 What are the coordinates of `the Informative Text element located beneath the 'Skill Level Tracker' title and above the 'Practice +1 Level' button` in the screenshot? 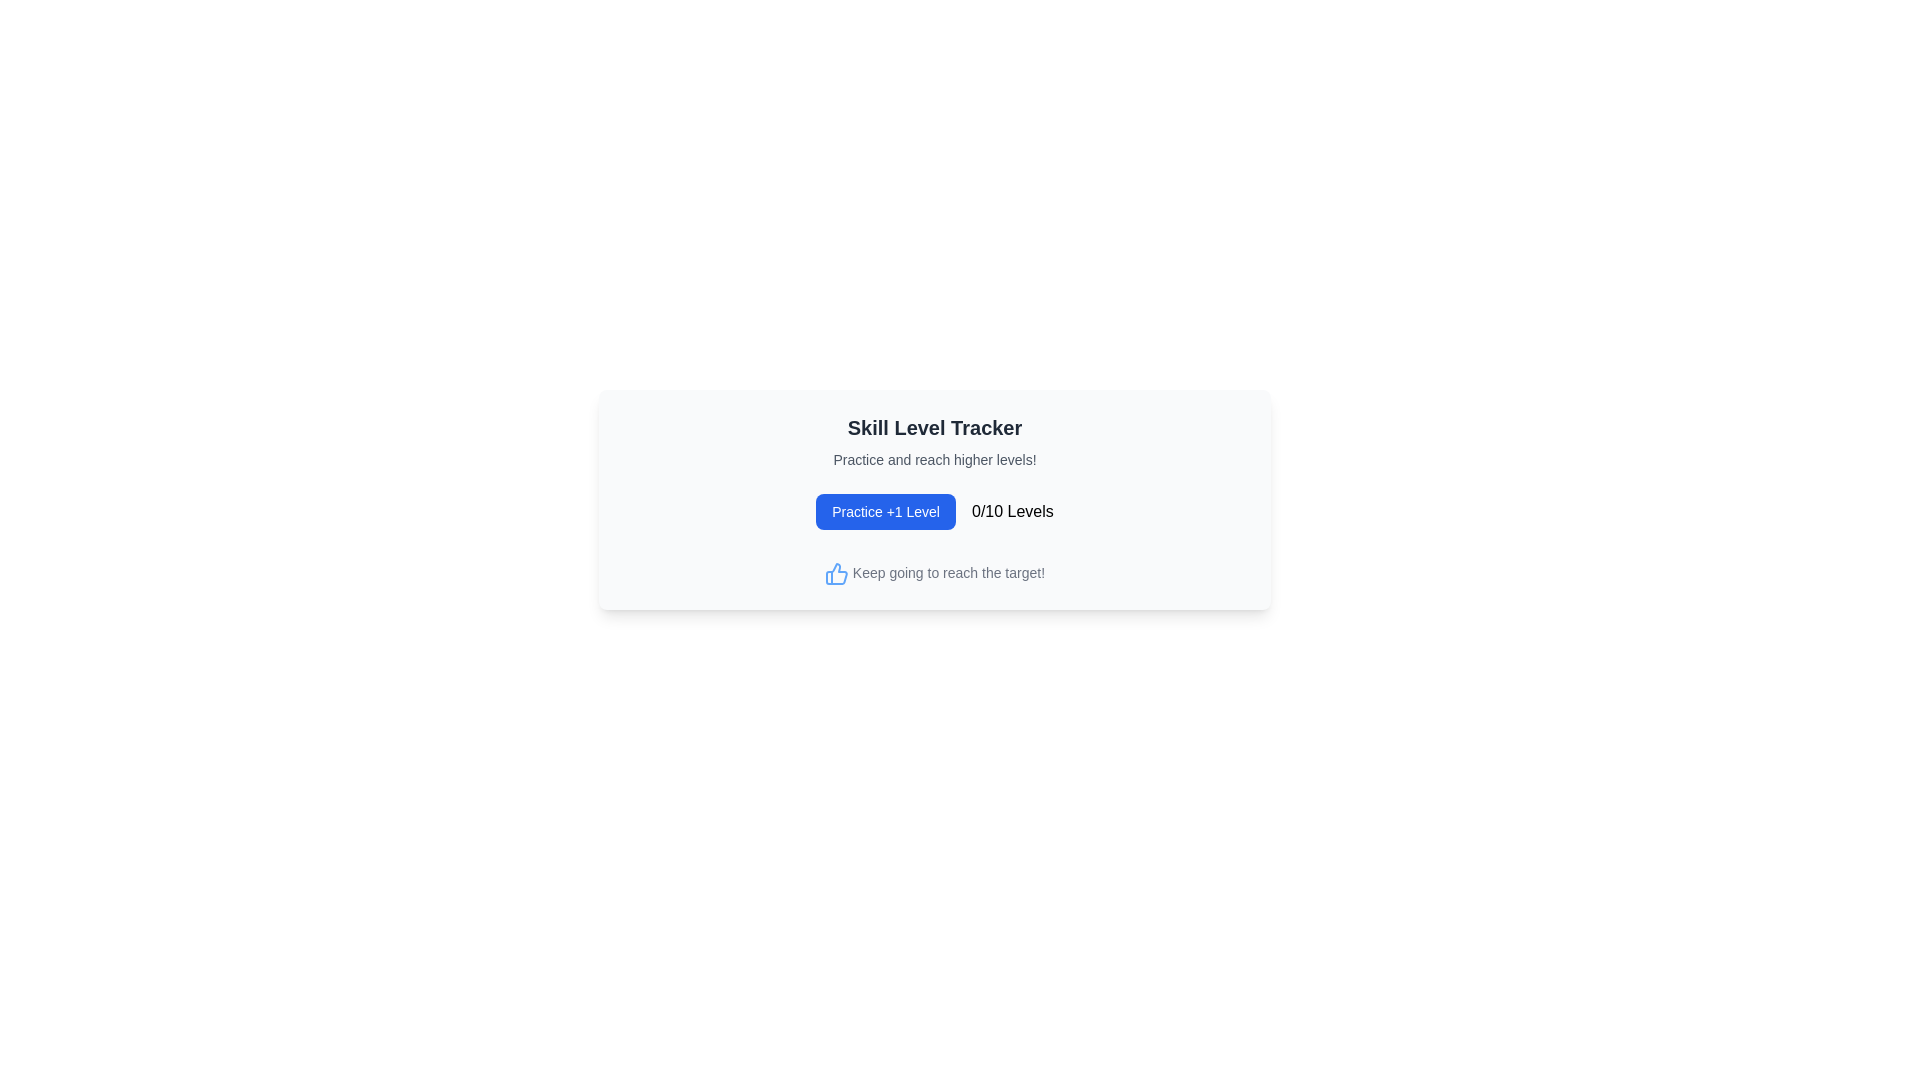 It's located at (934, 459).